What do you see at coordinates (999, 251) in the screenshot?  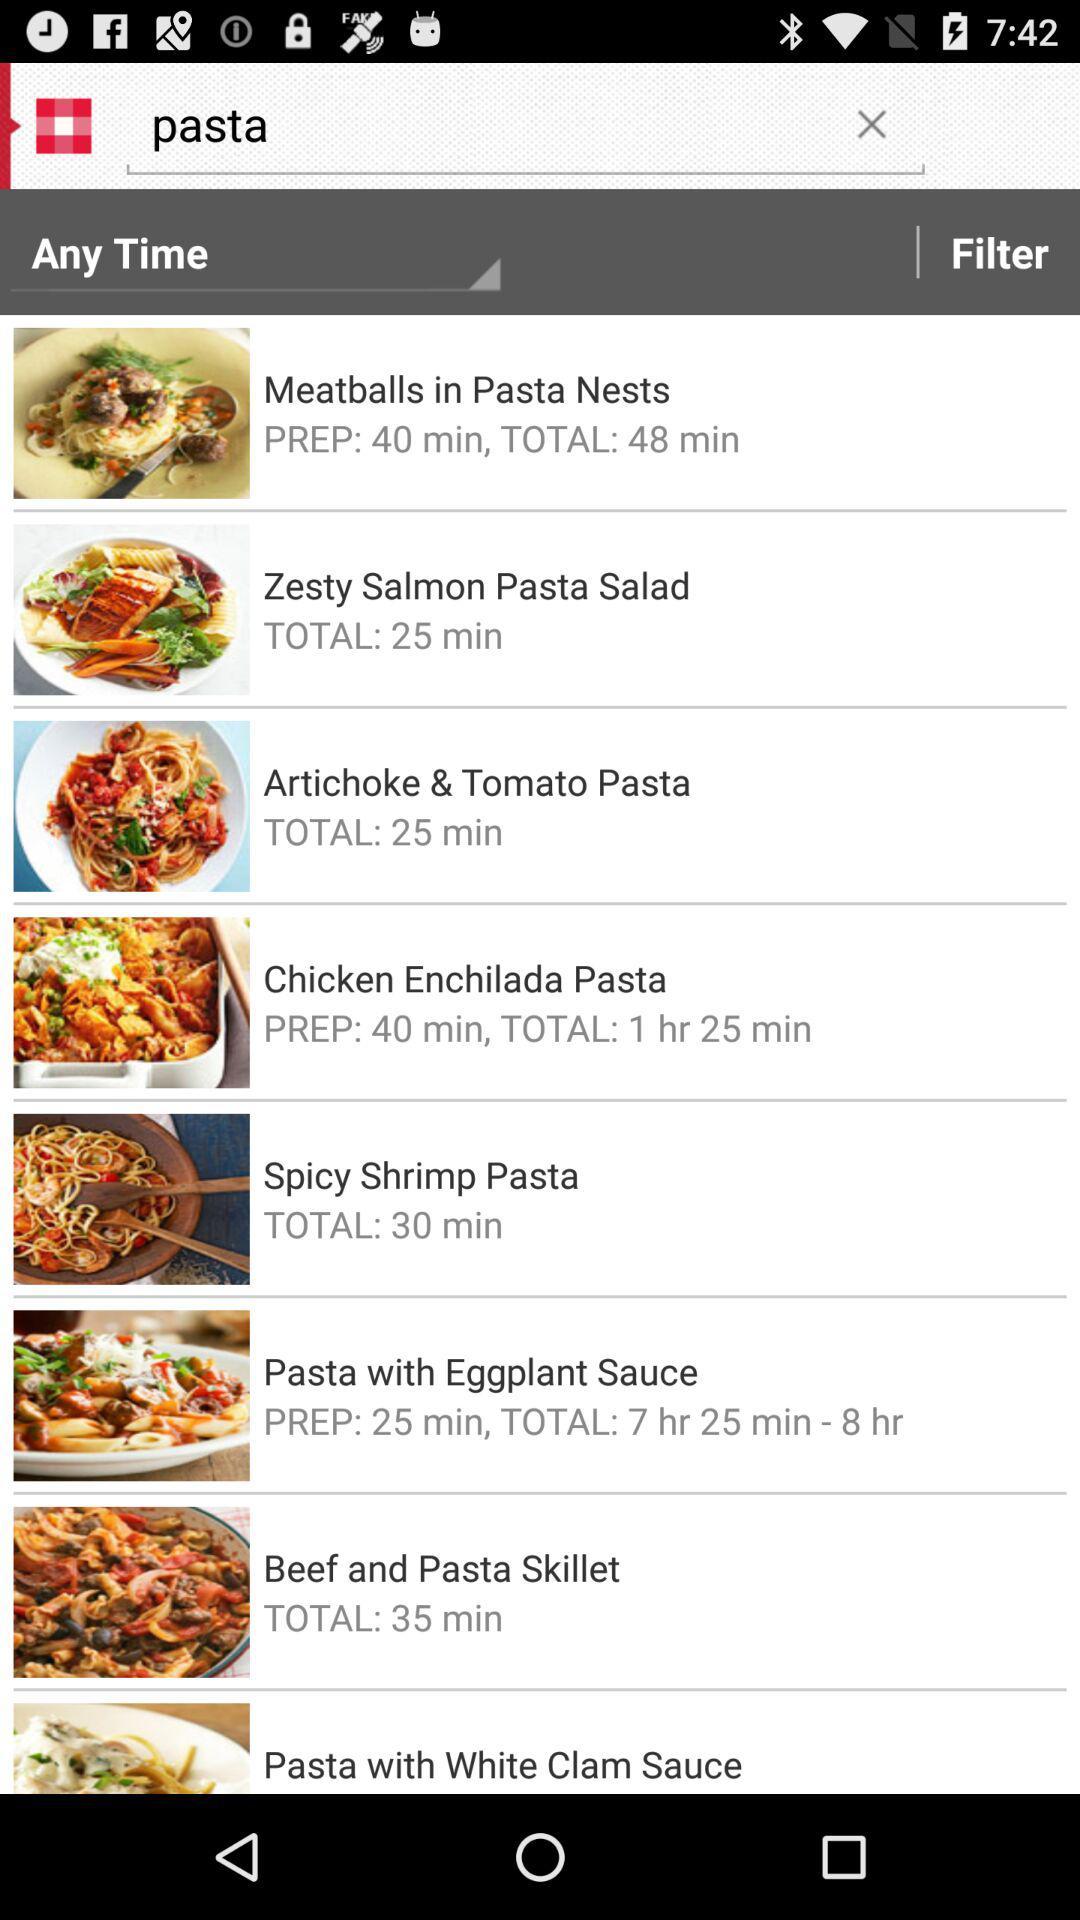 I see `the filter` at bounding box center [999, 251].